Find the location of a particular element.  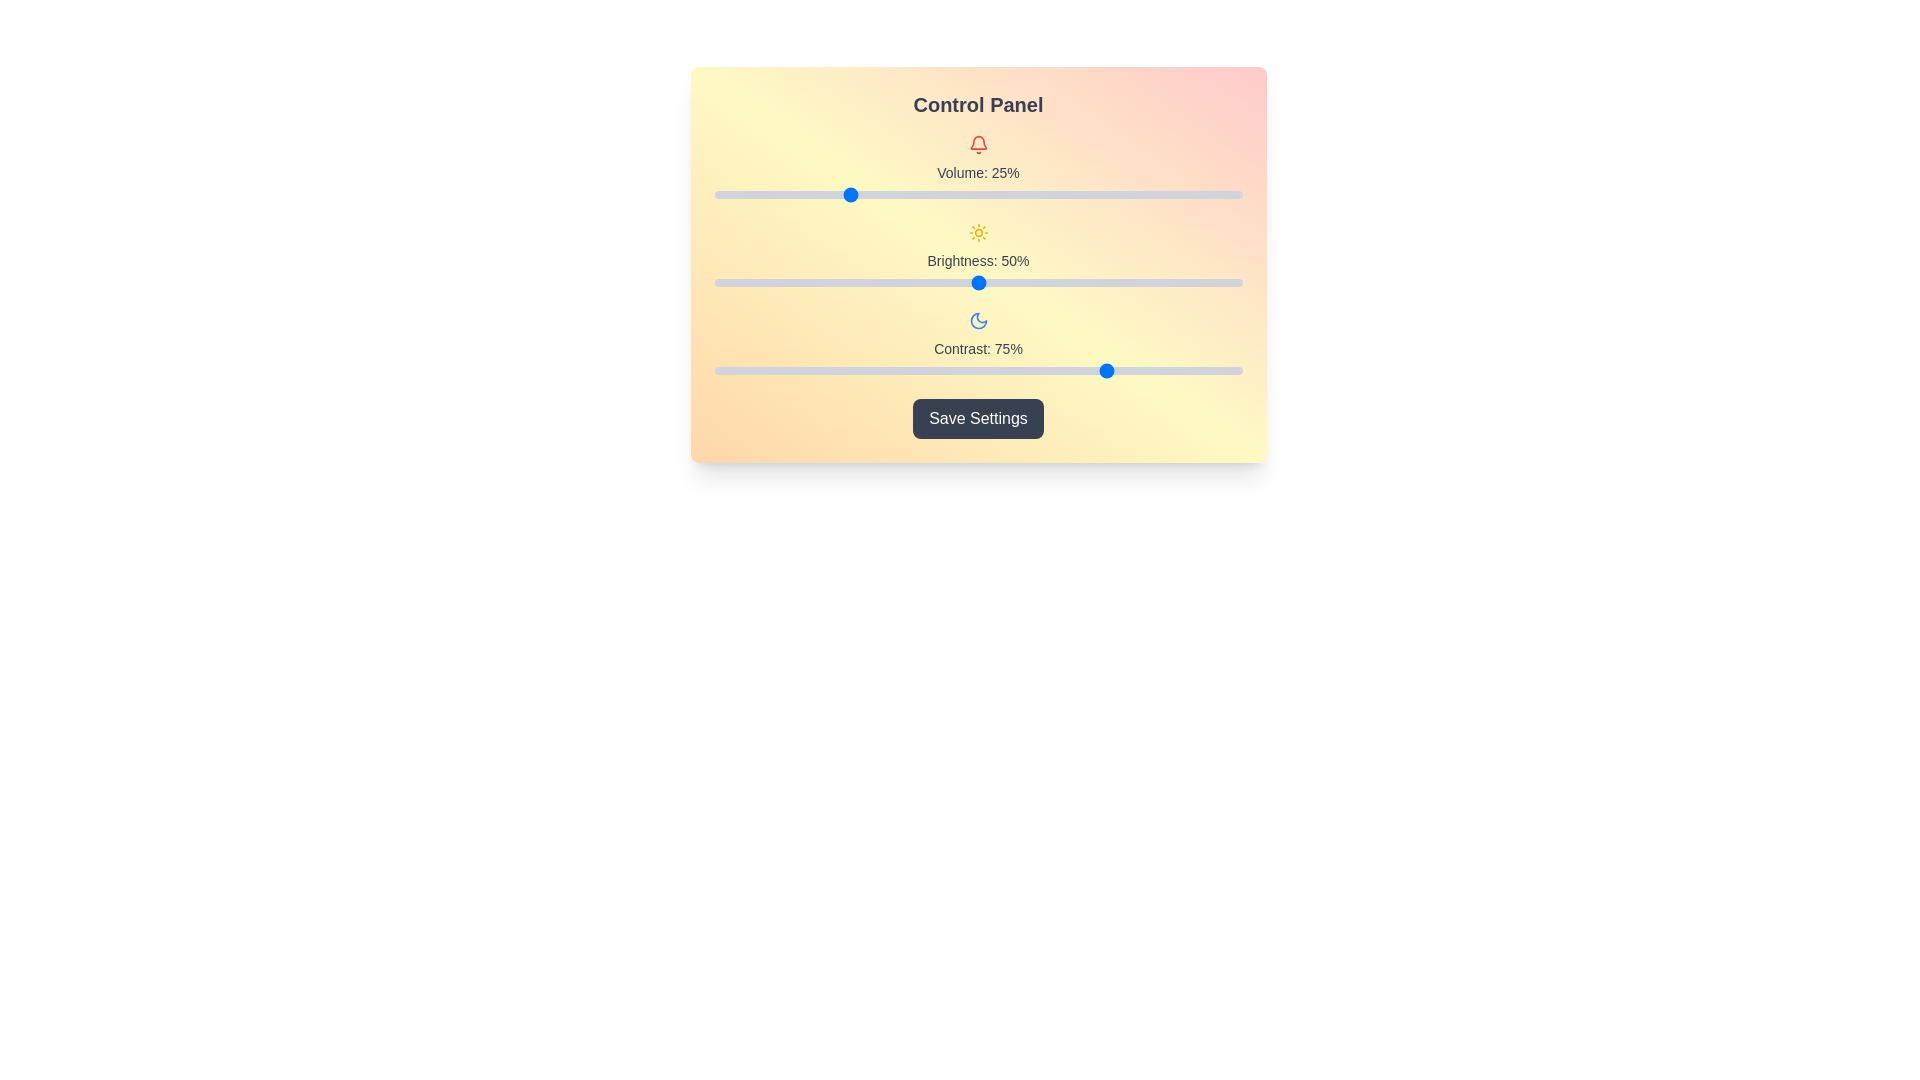

brightness is located at coordinates (1236, 282).